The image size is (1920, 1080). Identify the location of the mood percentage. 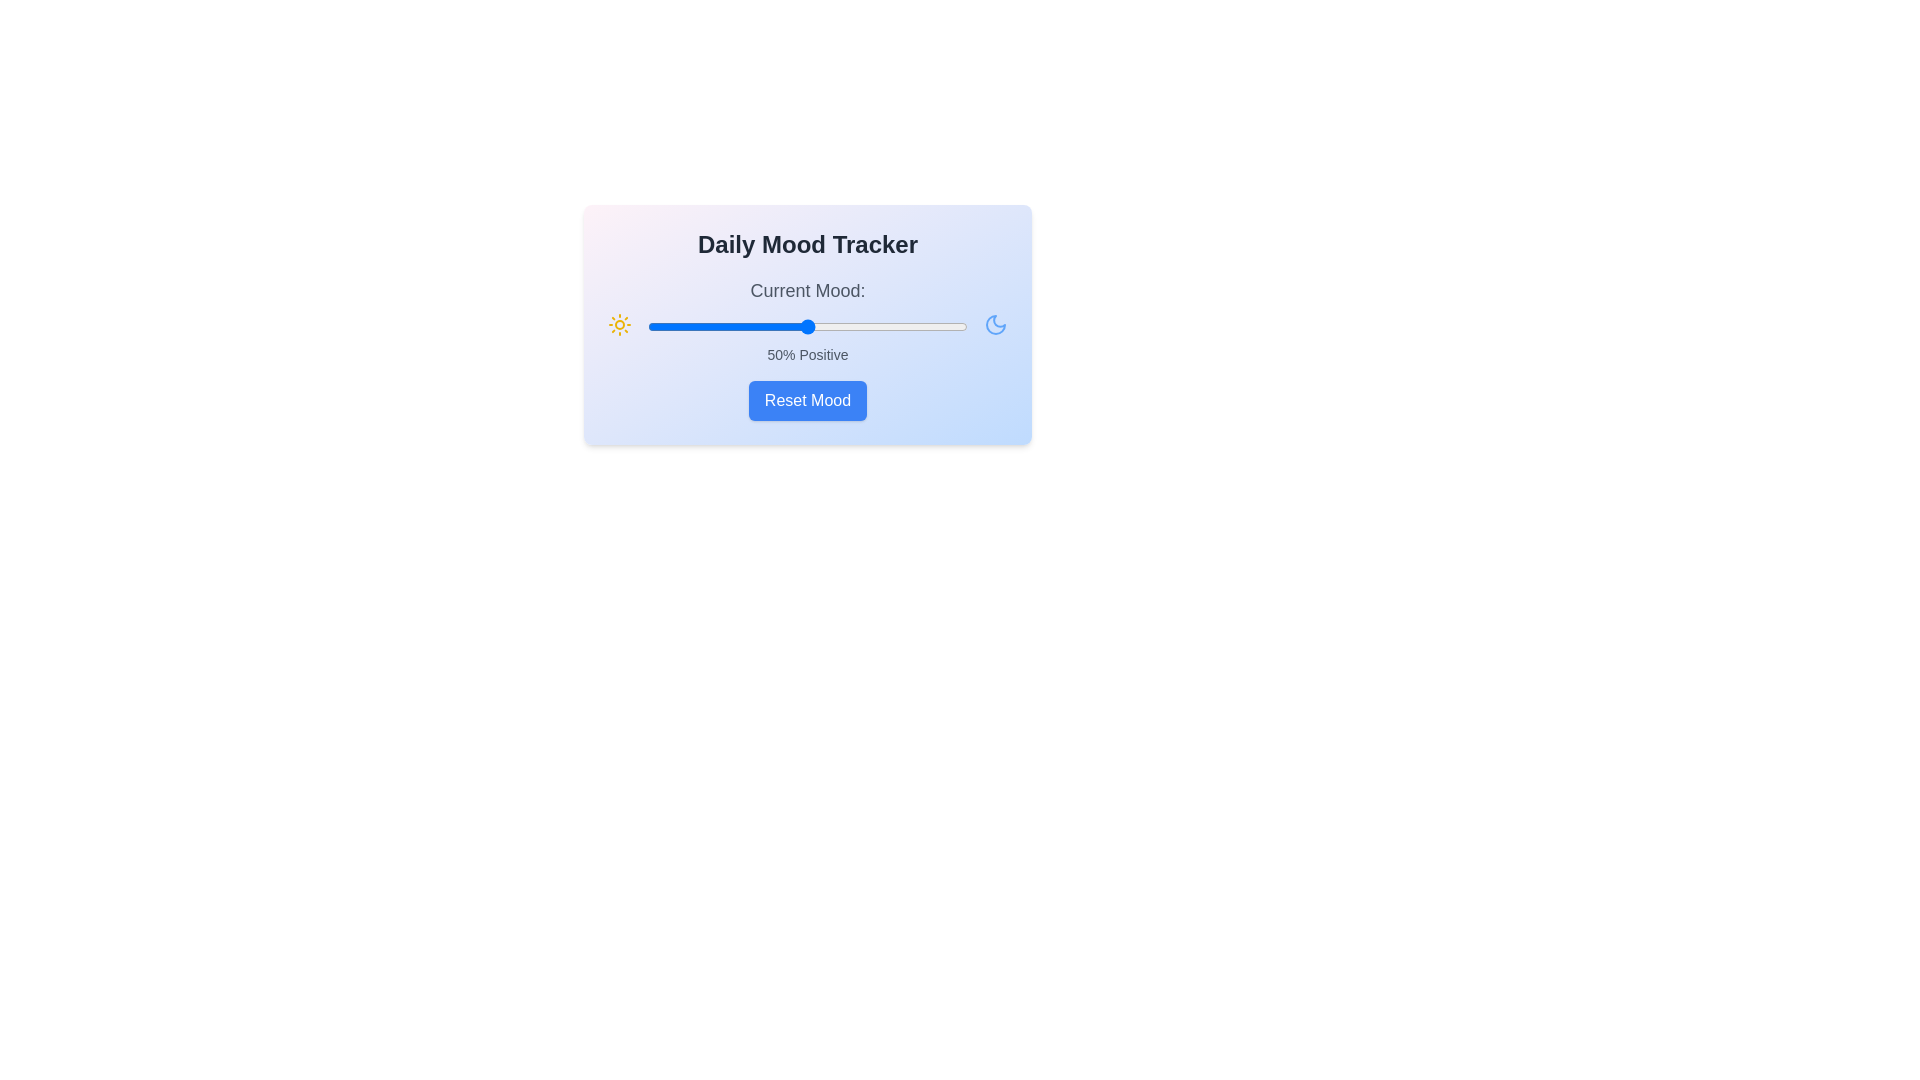
(947, 326).